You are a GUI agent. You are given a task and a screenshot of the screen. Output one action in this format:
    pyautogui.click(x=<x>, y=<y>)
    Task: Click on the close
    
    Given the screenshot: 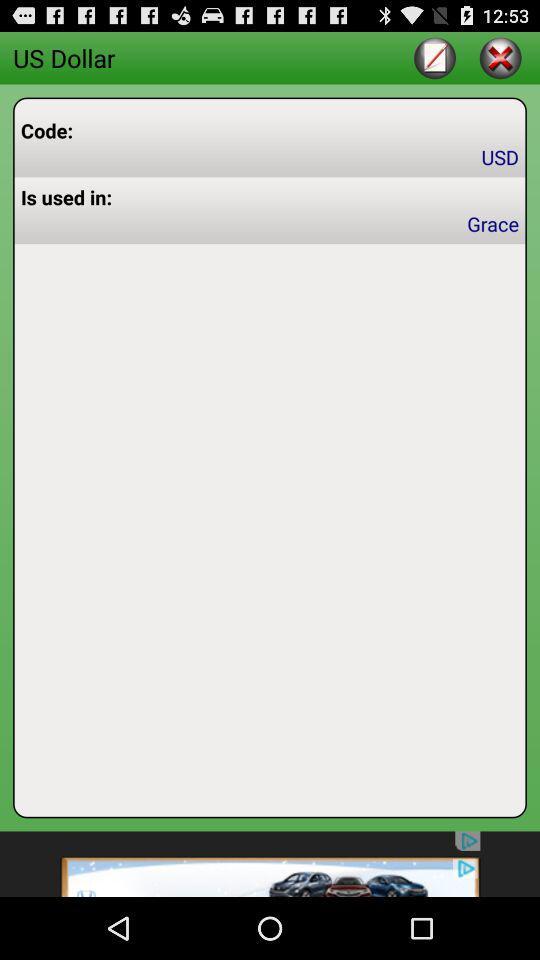 What is the action you would take?
    pyautogui.click(x=499, y=56)
    